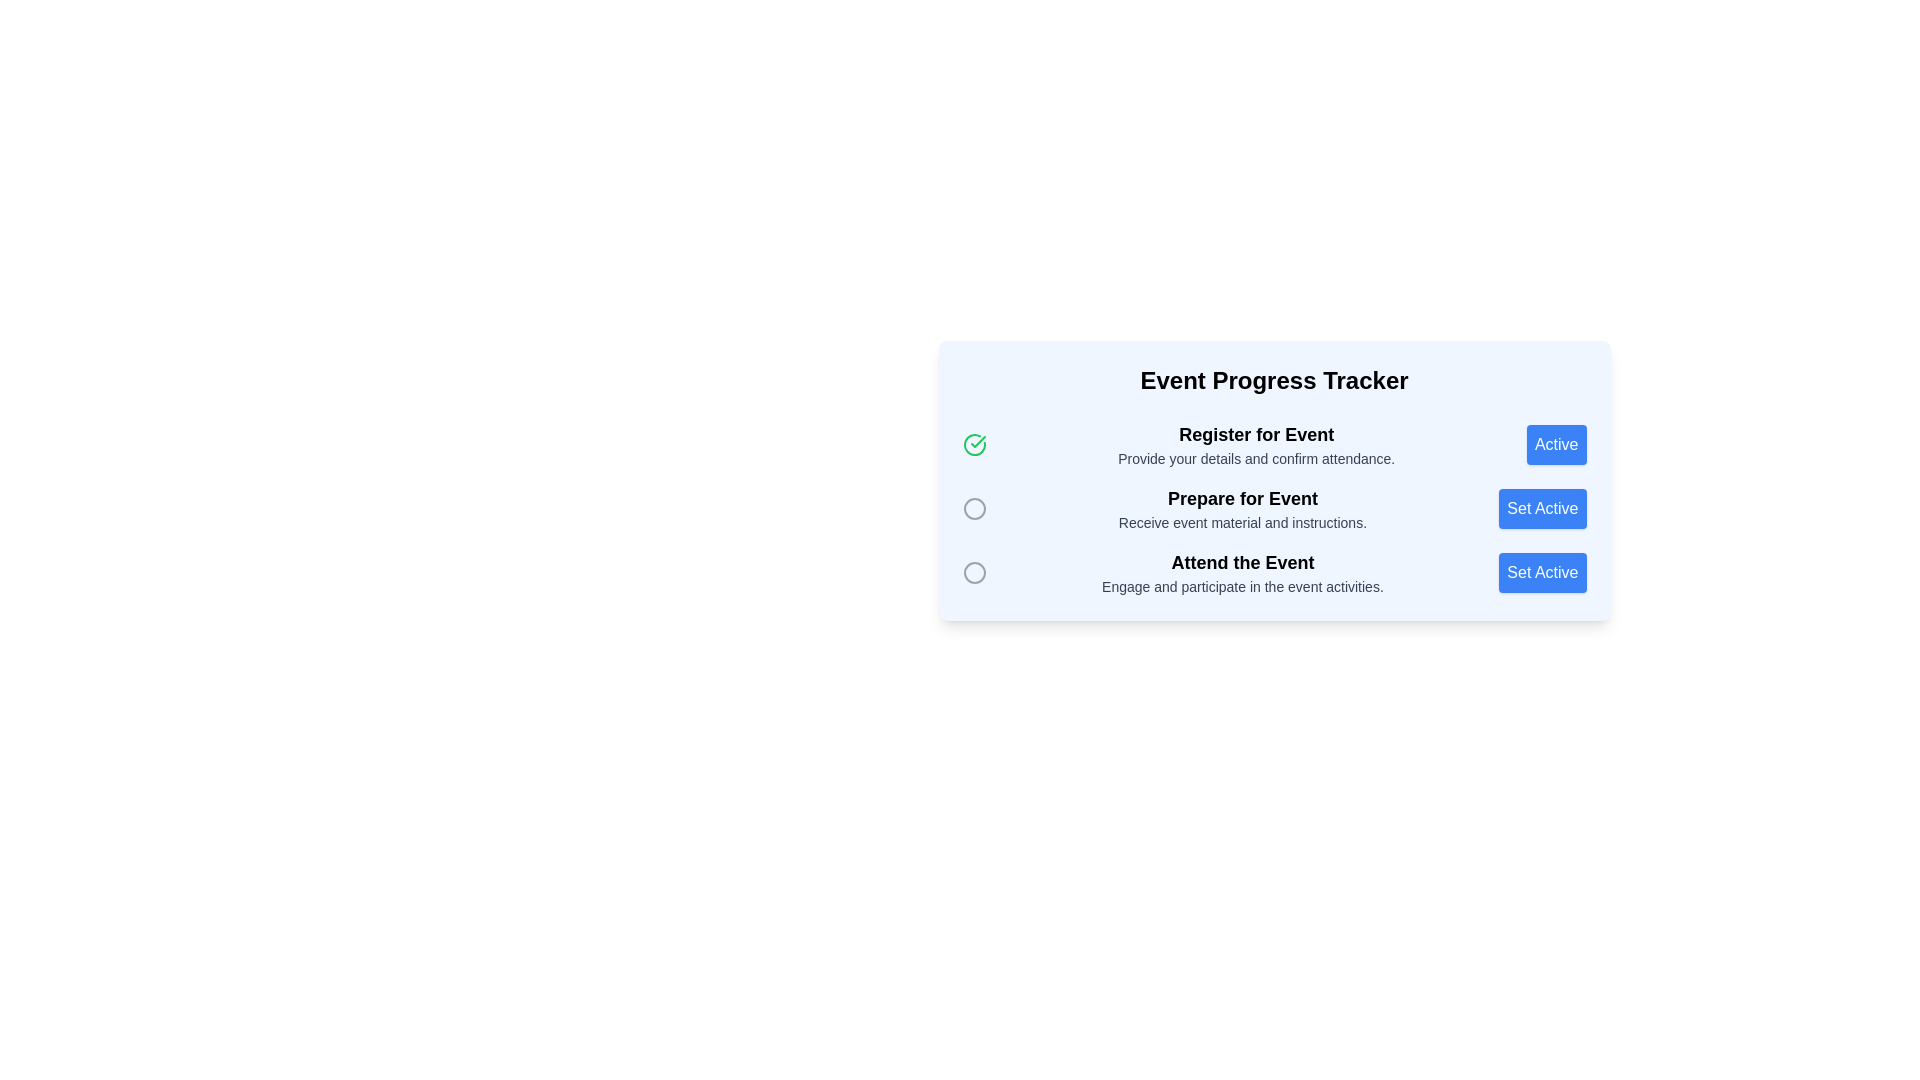  Describe the element at coordinates (974, 573) in the screenshot. I see `the third circular indicator in the Event Progress Tracker section, which indicates the status of 'Attend the Event'` at that location.